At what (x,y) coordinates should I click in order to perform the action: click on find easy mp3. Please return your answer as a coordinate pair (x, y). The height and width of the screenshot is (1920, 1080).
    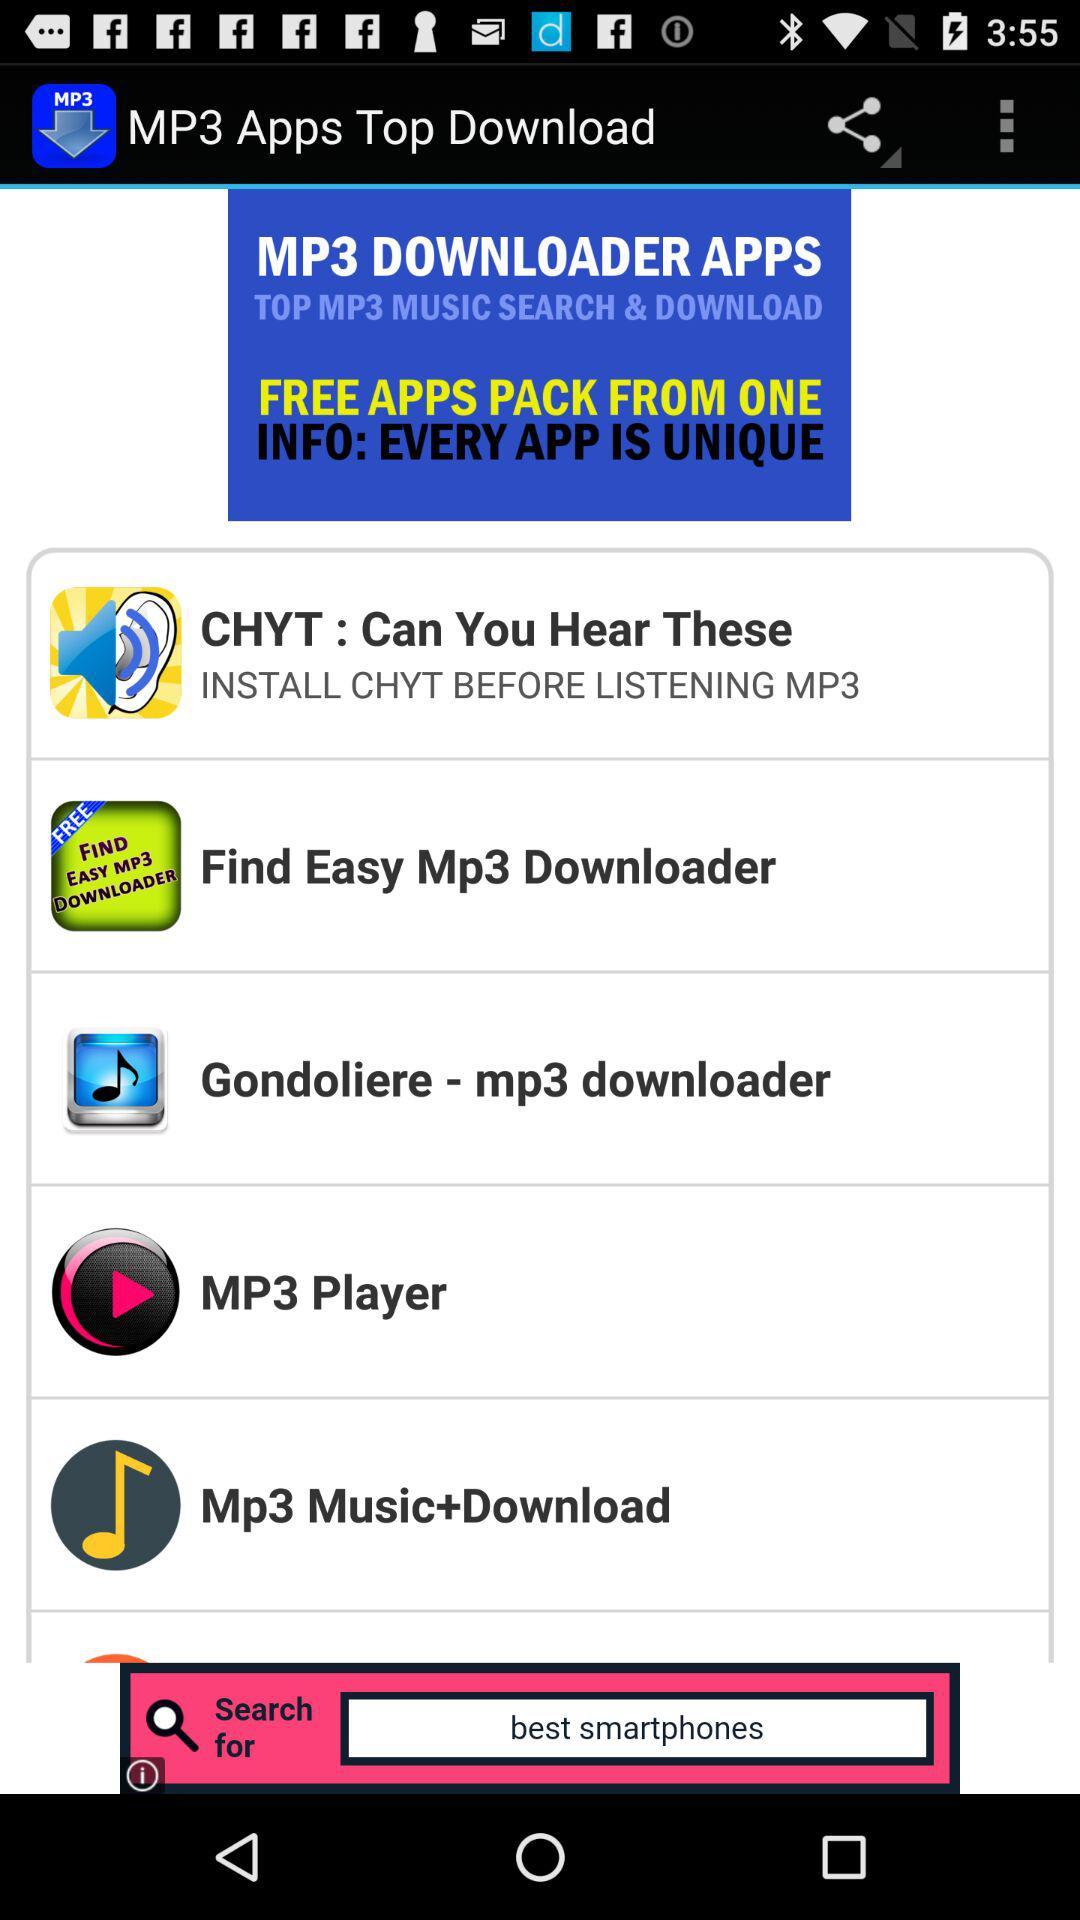
    Looking at the image, I should click on (613, 865).